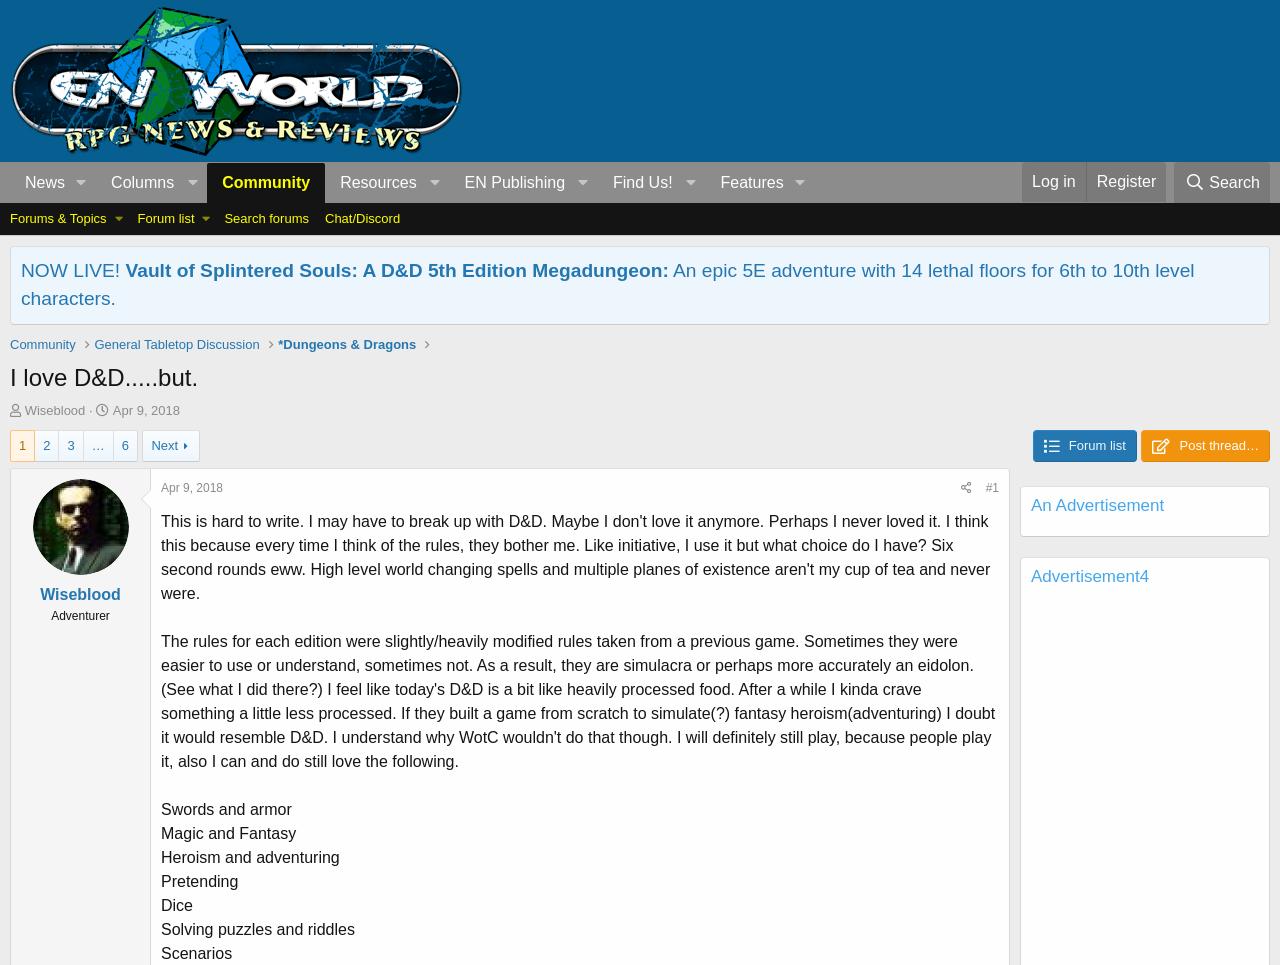 Image resolution: width=1280 pixels, height=965 pixels. What do you see at coordinates (161, 808) in the screenshot?
I see `'Swords and armor'` at bounding box center [161, 808].